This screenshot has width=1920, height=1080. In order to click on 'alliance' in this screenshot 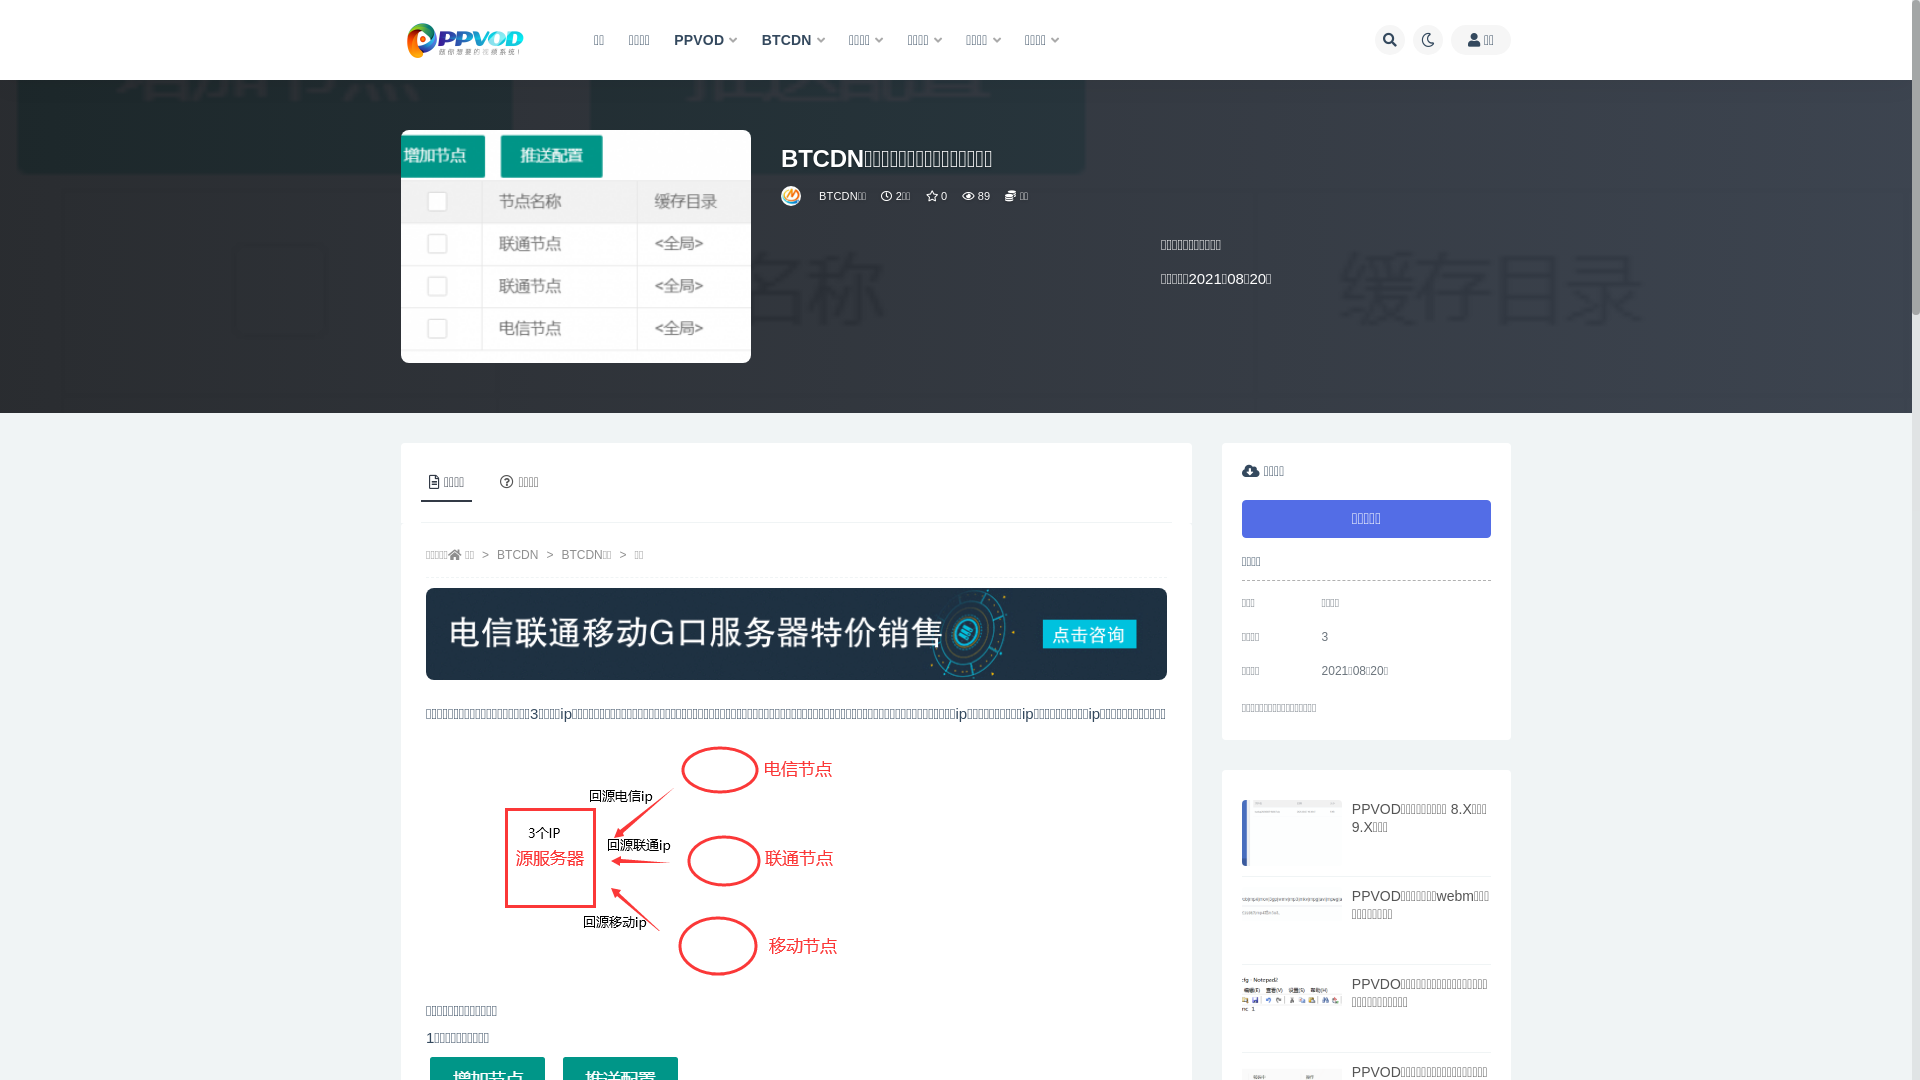, I will do `click(791, 196)`.